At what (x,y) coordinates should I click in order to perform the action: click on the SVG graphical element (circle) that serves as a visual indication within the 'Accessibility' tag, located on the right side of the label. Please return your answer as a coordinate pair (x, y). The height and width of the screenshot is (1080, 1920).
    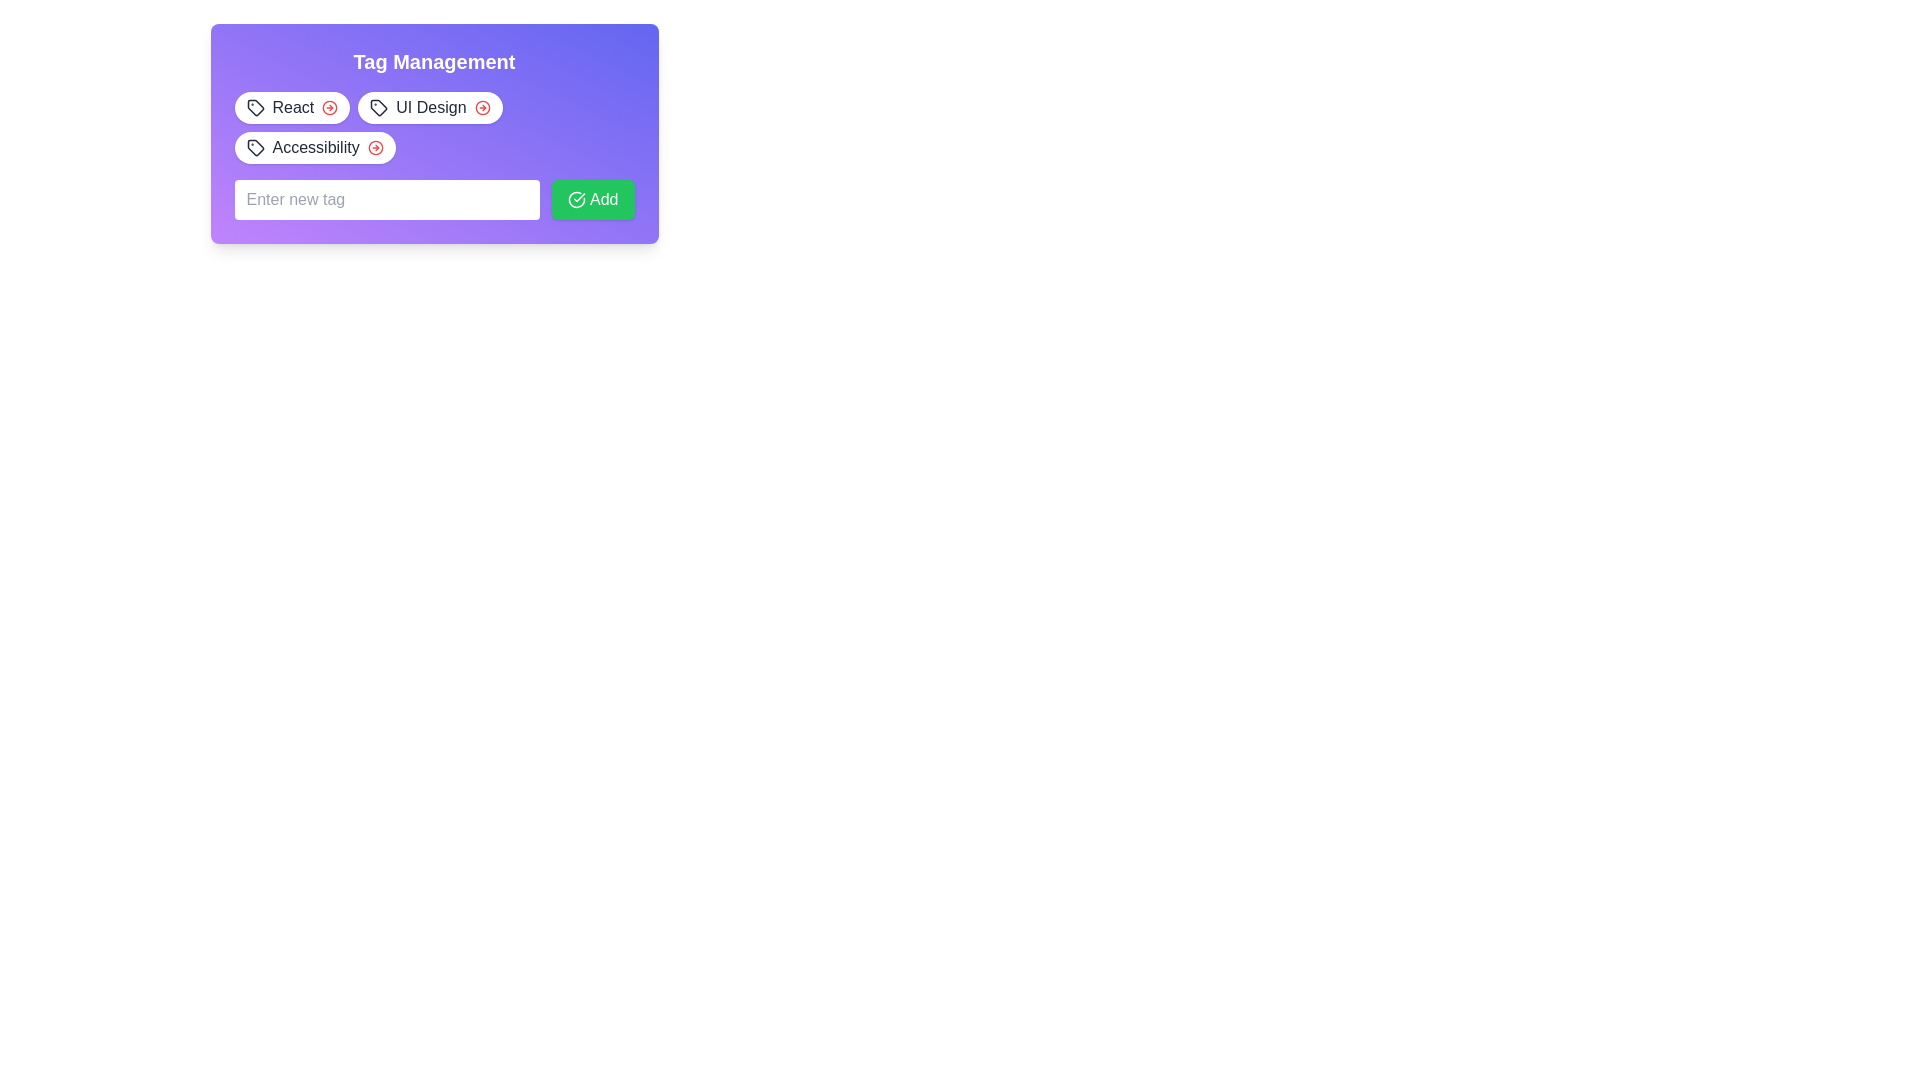
    Looking at the image, I should click on (375, 146).